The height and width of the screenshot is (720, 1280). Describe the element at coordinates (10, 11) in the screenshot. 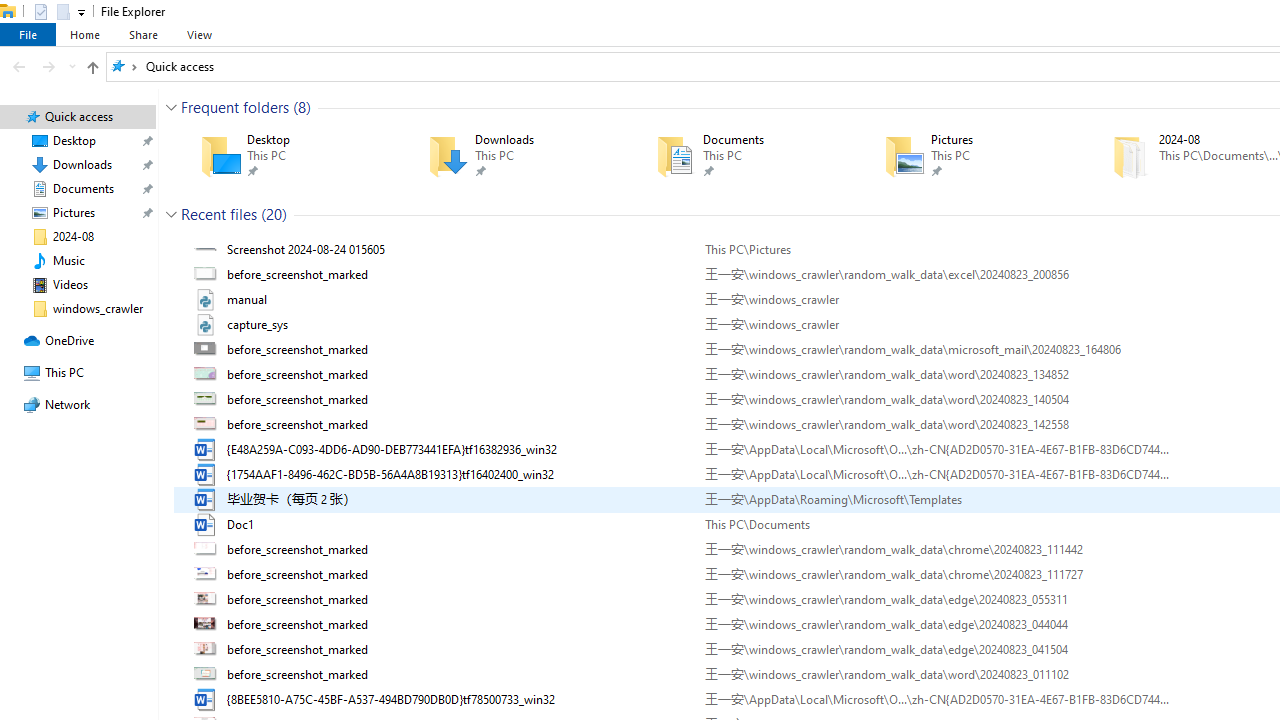

I see `'System'` at that location.